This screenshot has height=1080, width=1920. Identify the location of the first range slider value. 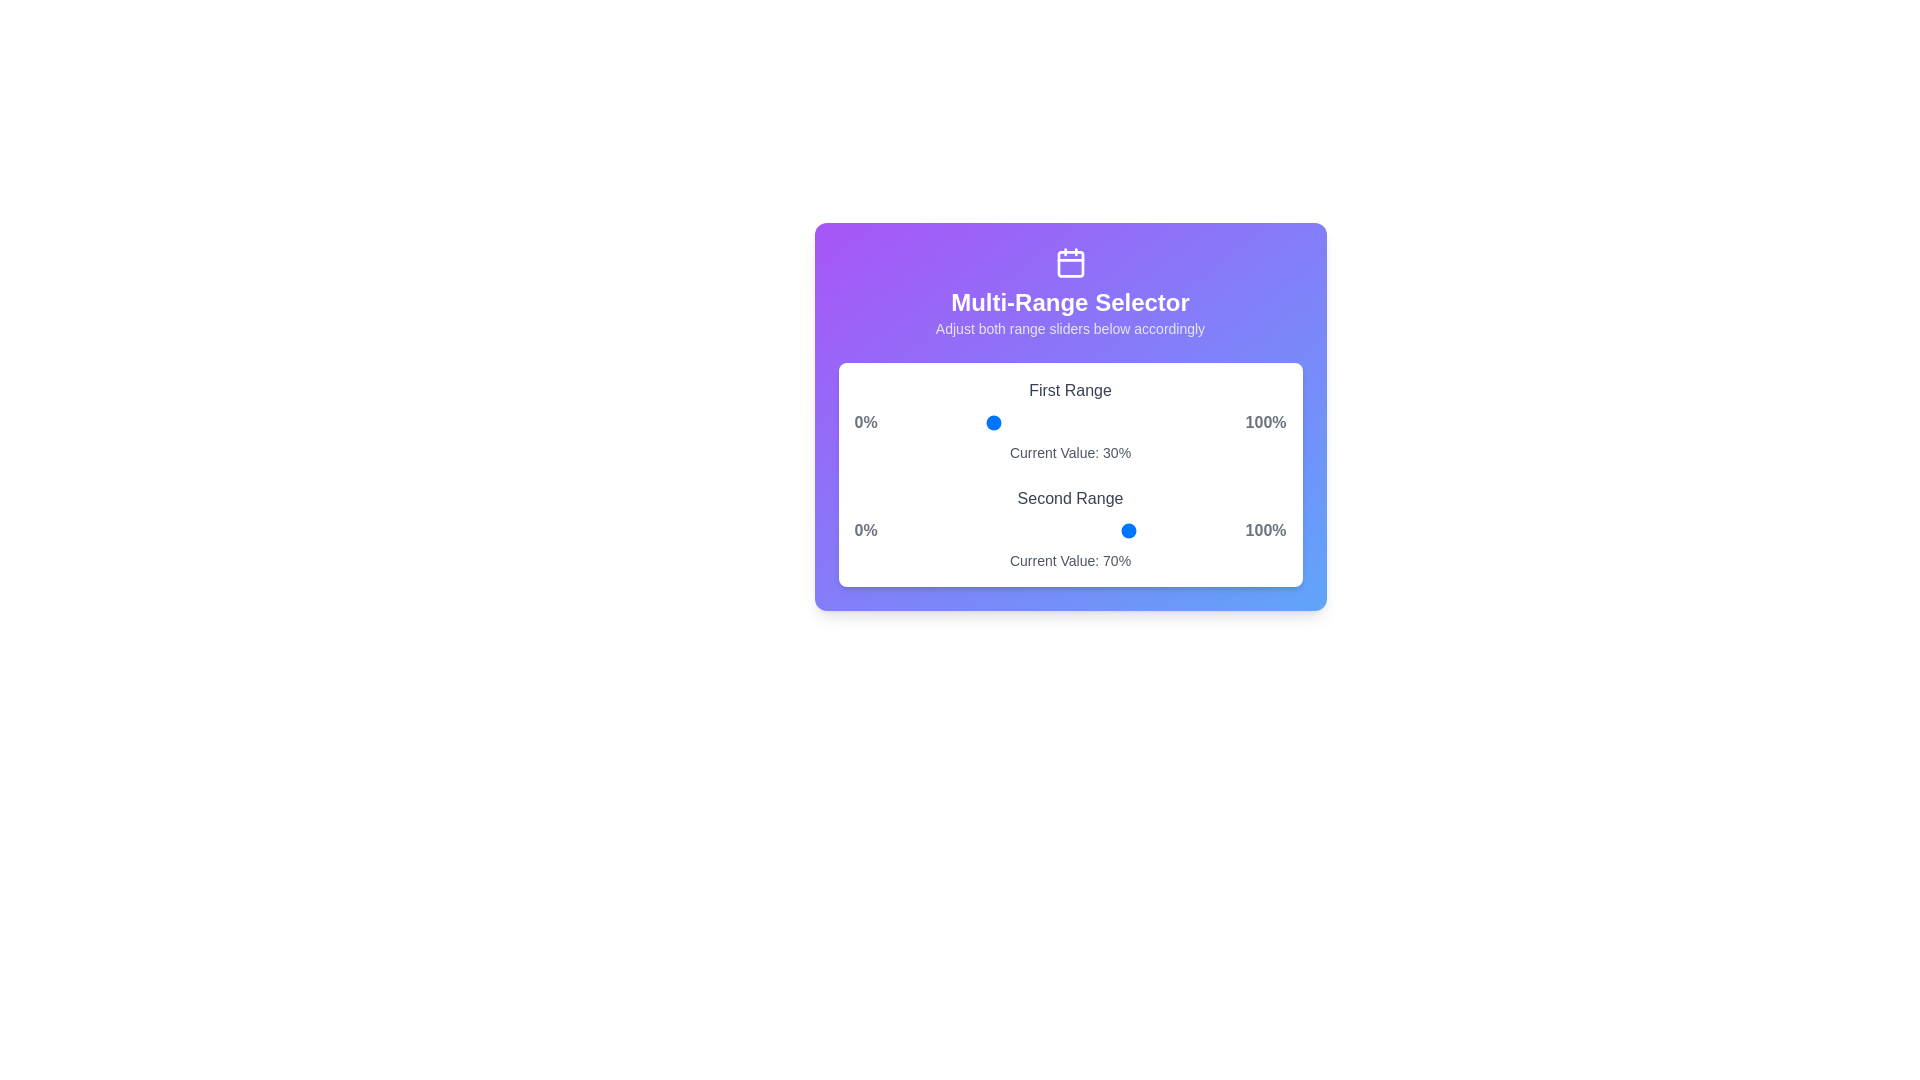
(991, 422).